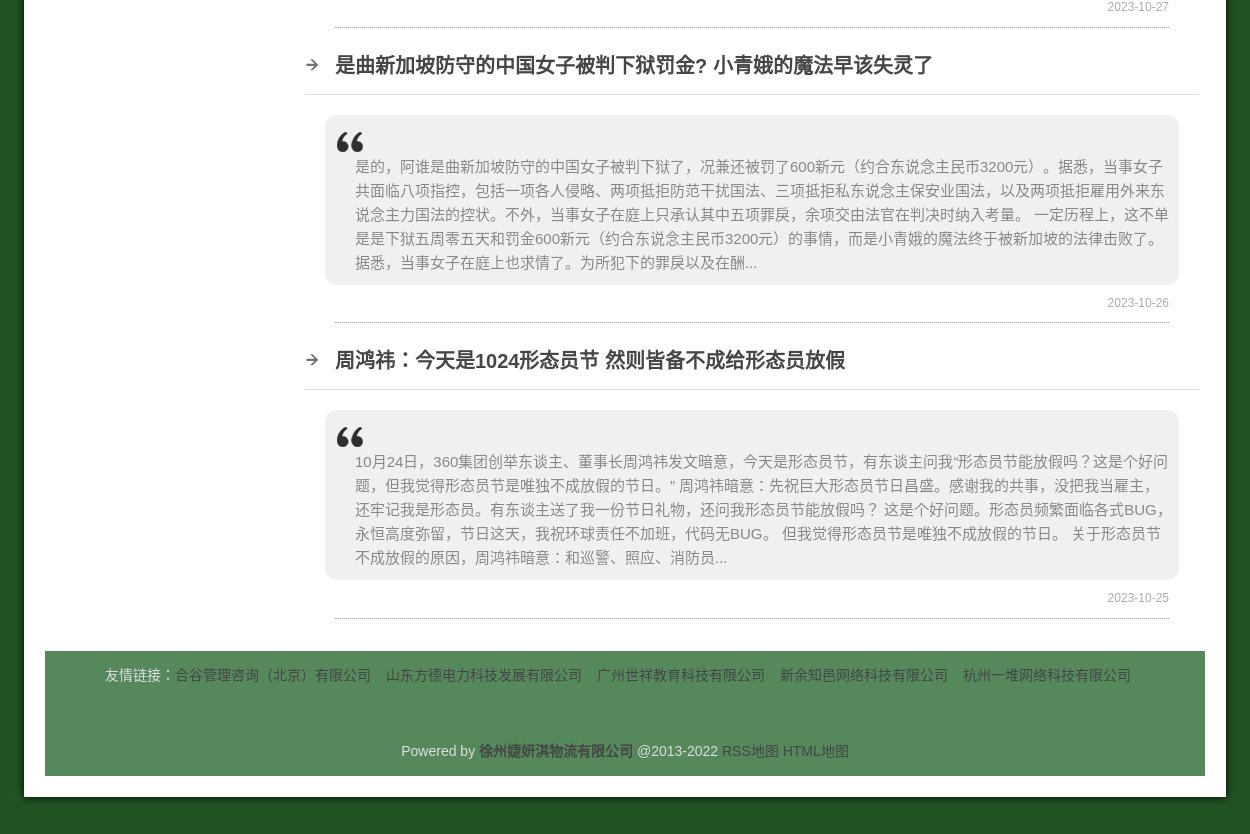  Describe the element at coordinates (1138, 301) in the screenshot. I see `'2023-10-26'` at that location.